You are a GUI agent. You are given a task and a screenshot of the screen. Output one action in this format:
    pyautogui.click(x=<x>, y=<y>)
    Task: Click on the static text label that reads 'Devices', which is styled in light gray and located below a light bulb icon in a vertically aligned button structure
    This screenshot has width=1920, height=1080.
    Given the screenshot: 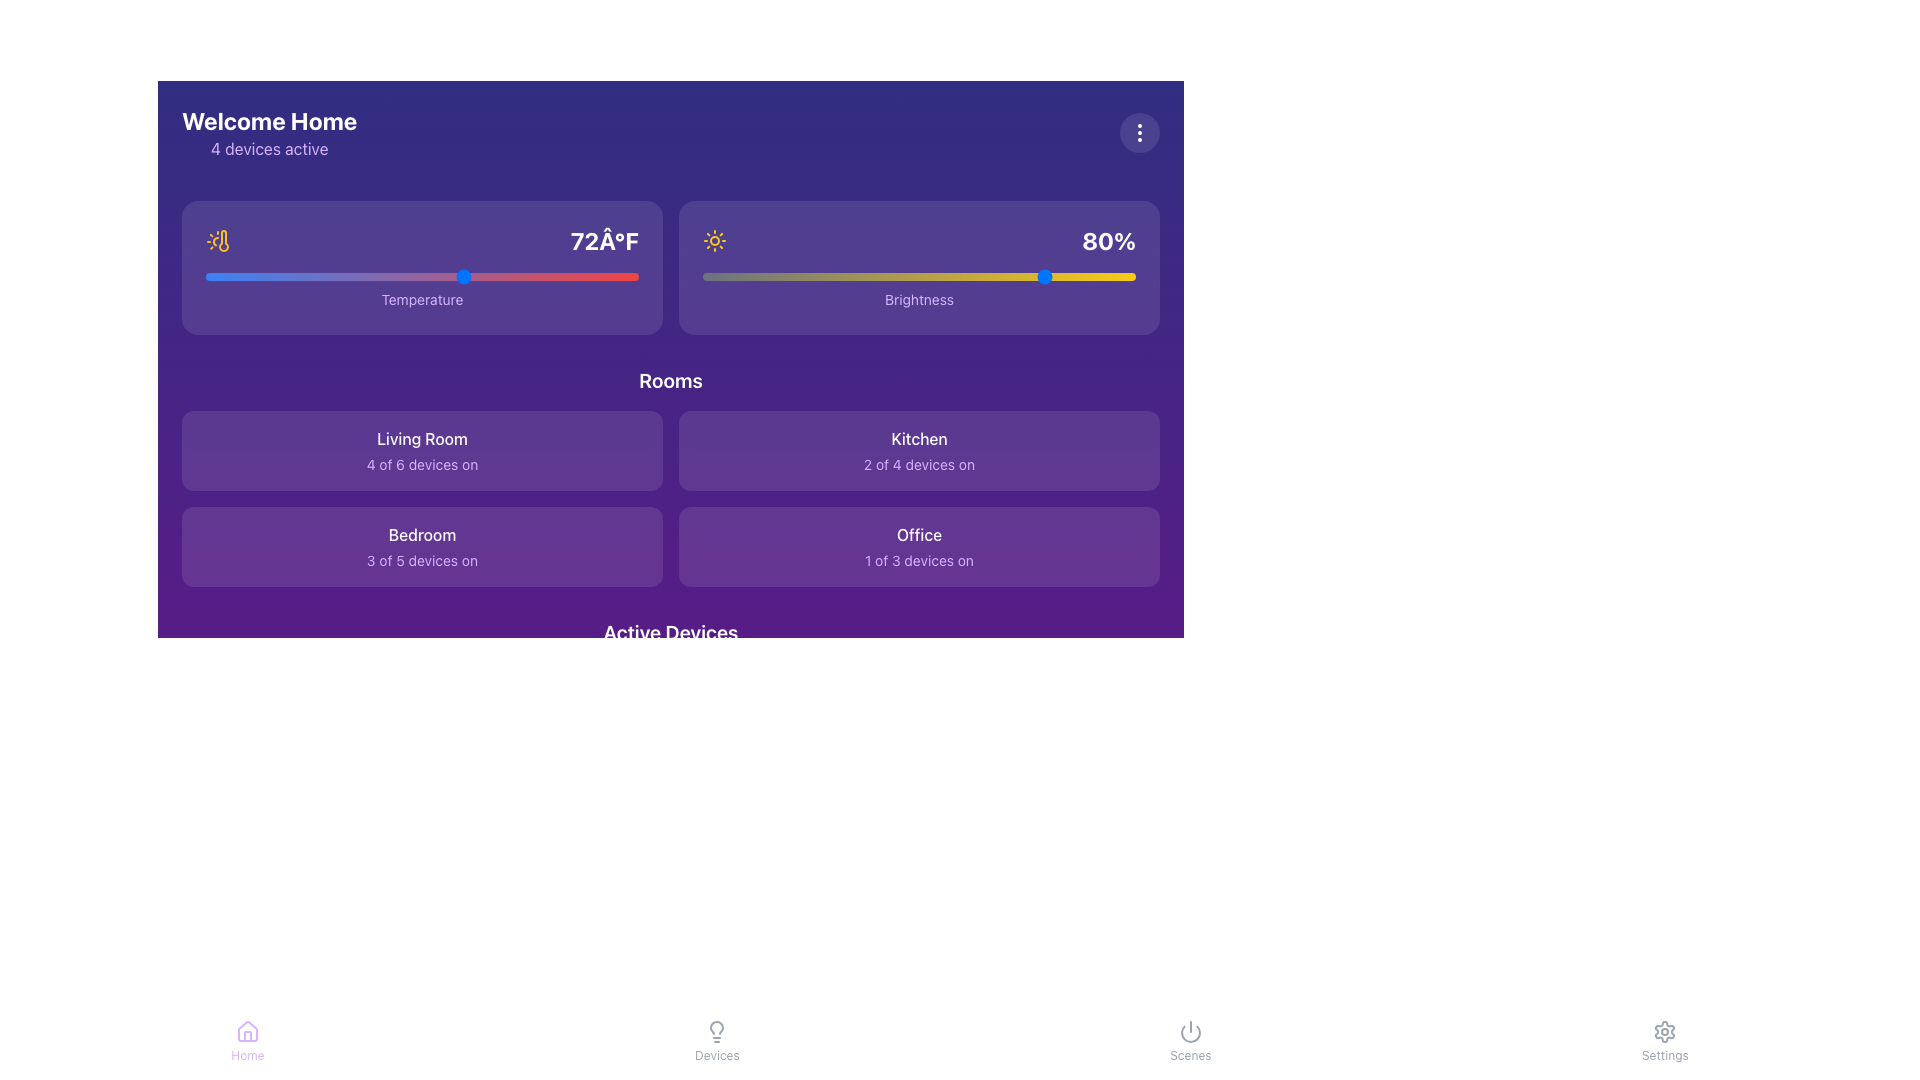 What is the action you would take?
    pyautogui.click(x=717, y=1055)
    